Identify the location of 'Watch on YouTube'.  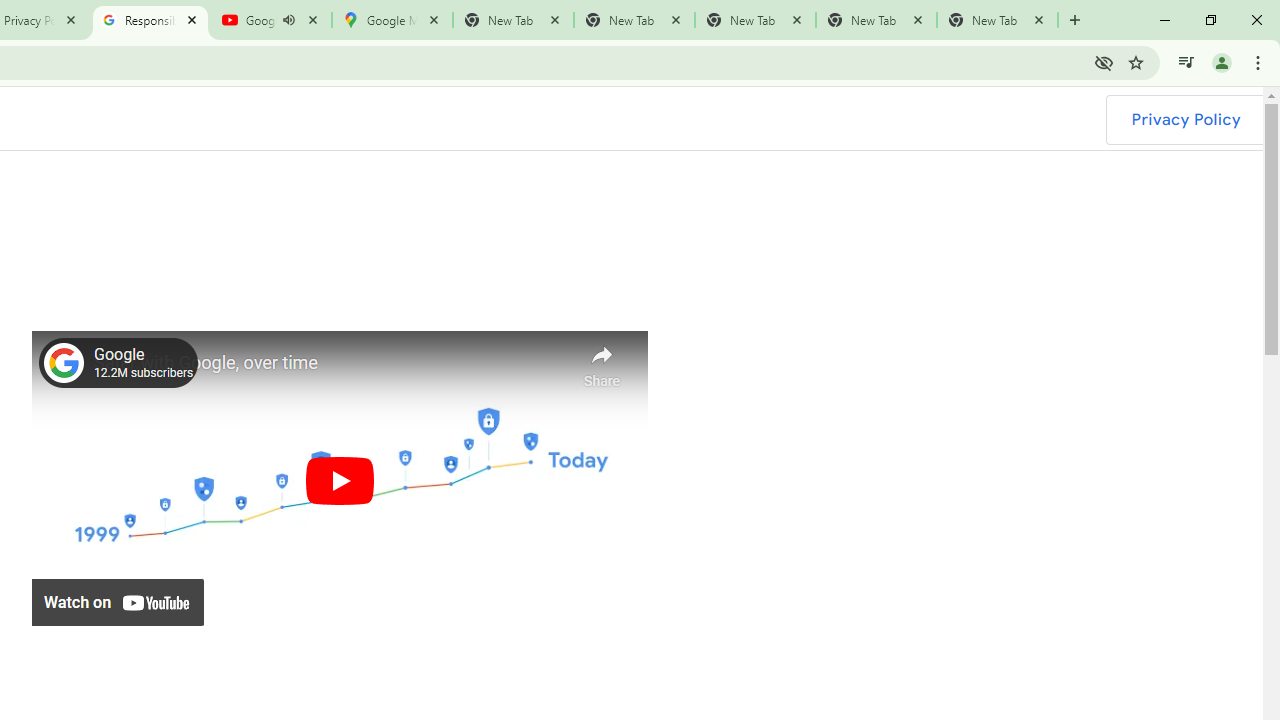
(117, 601).